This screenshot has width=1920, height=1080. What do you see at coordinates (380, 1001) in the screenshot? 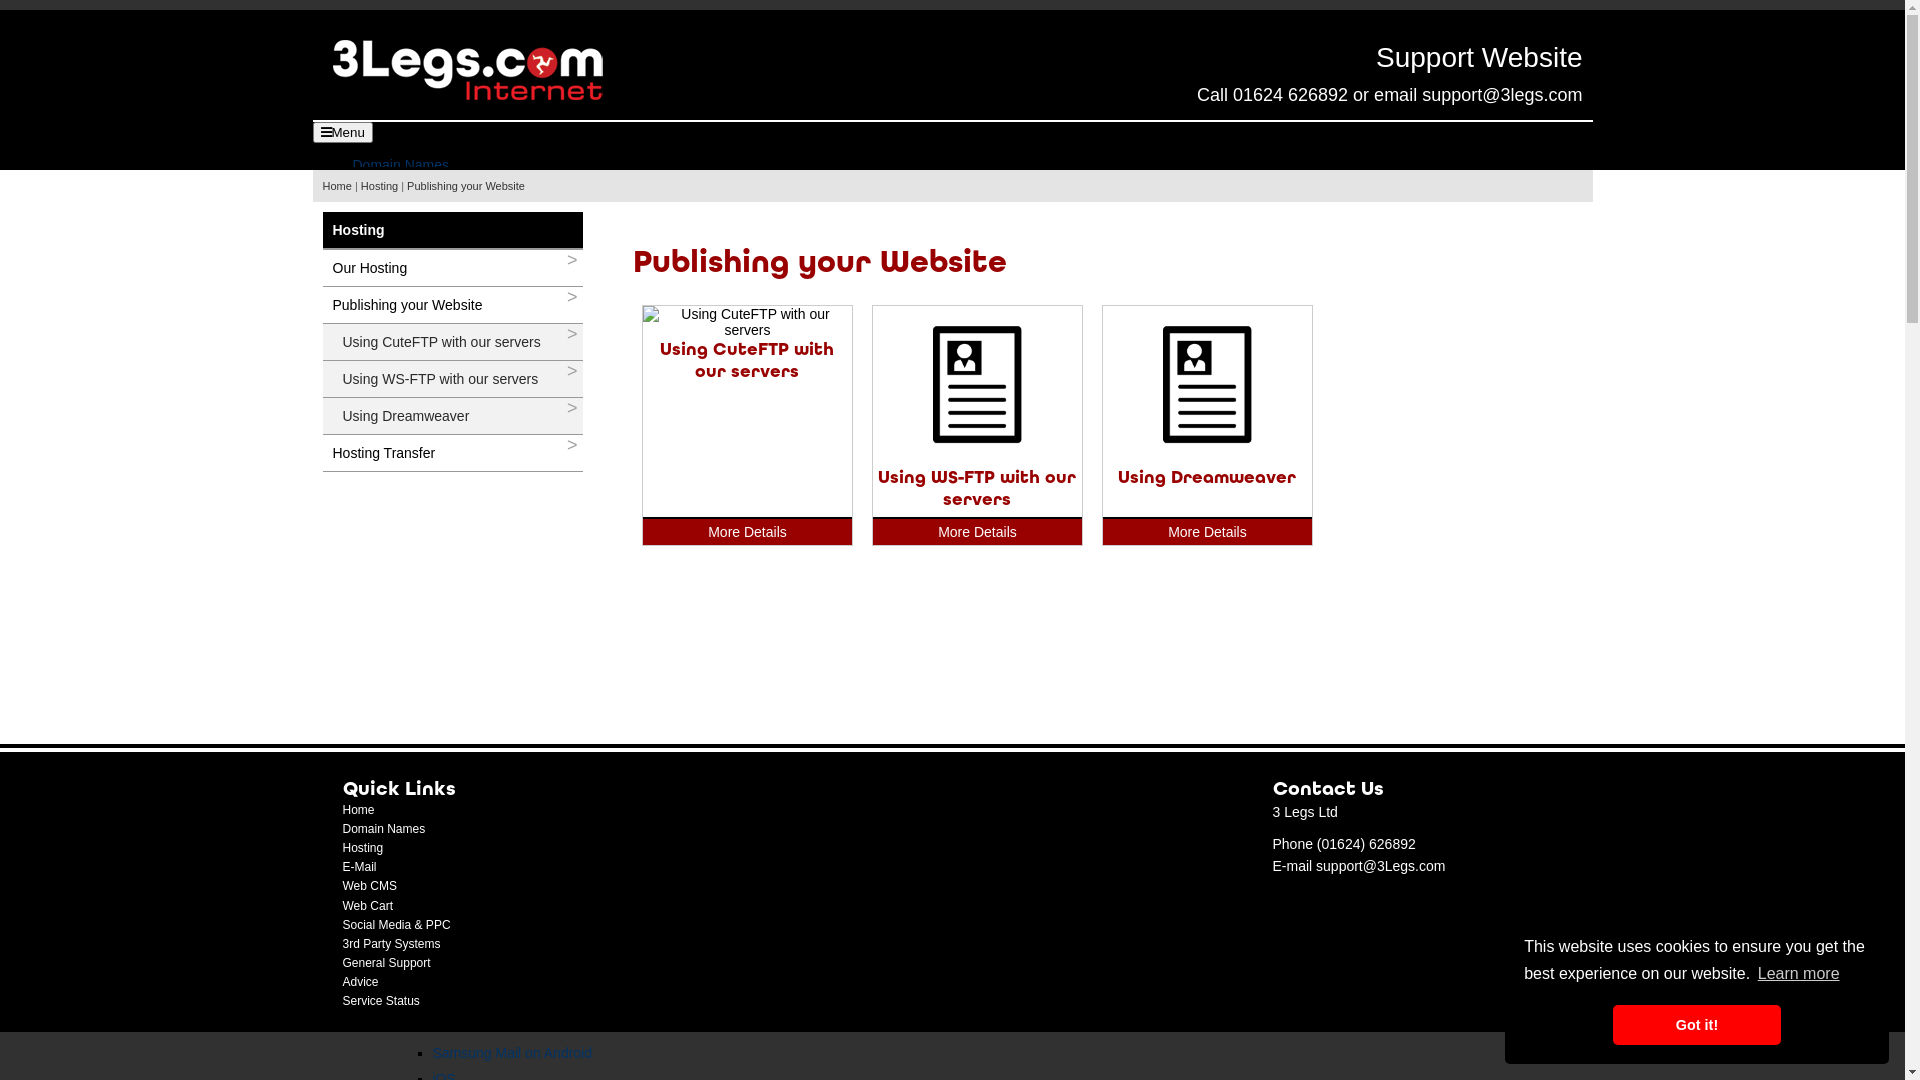
I see `'Service Status'` at bounding box center [380, 1001].